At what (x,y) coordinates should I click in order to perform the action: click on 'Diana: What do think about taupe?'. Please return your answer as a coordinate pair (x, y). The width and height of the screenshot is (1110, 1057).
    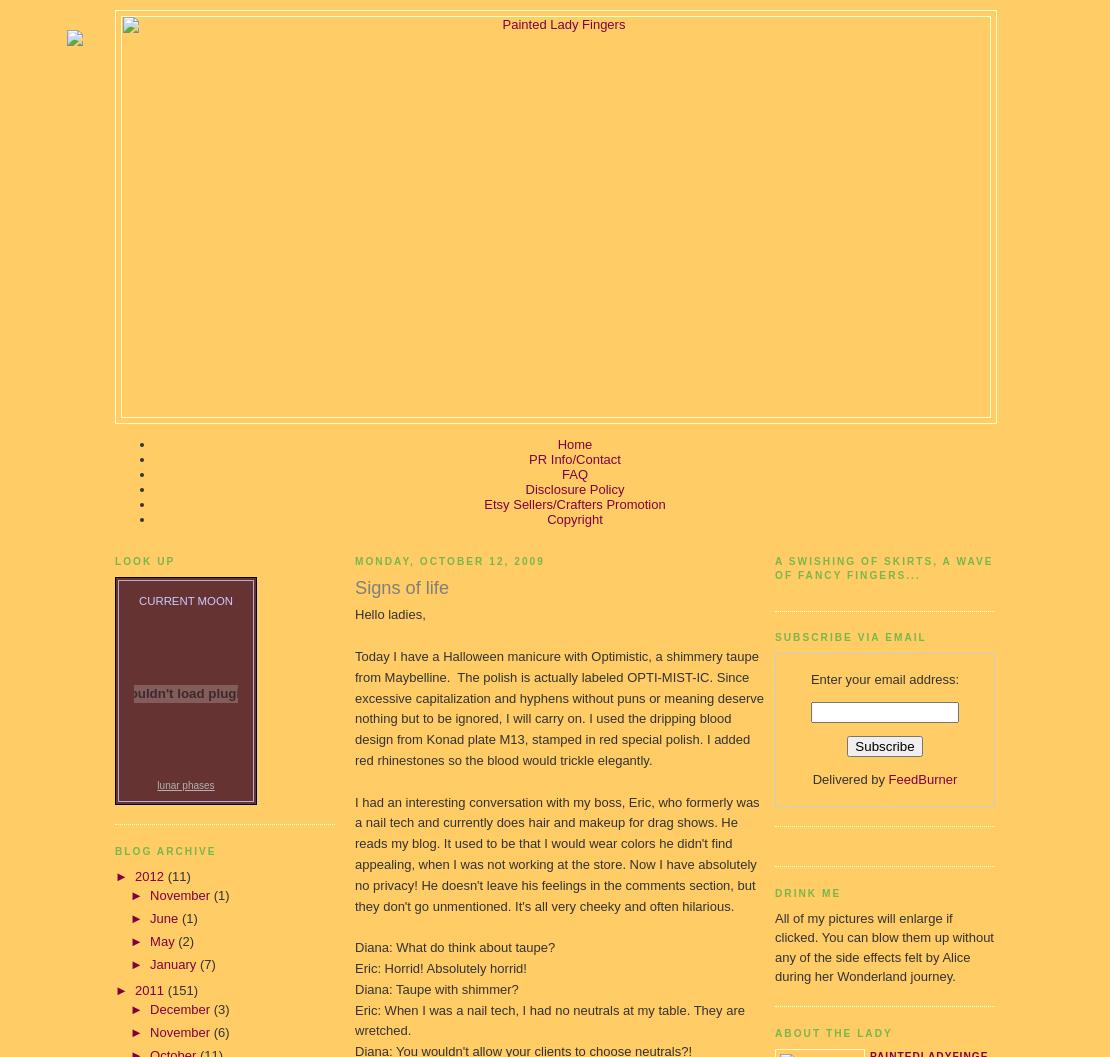
    Looking at the image, I should click on (454, 947).